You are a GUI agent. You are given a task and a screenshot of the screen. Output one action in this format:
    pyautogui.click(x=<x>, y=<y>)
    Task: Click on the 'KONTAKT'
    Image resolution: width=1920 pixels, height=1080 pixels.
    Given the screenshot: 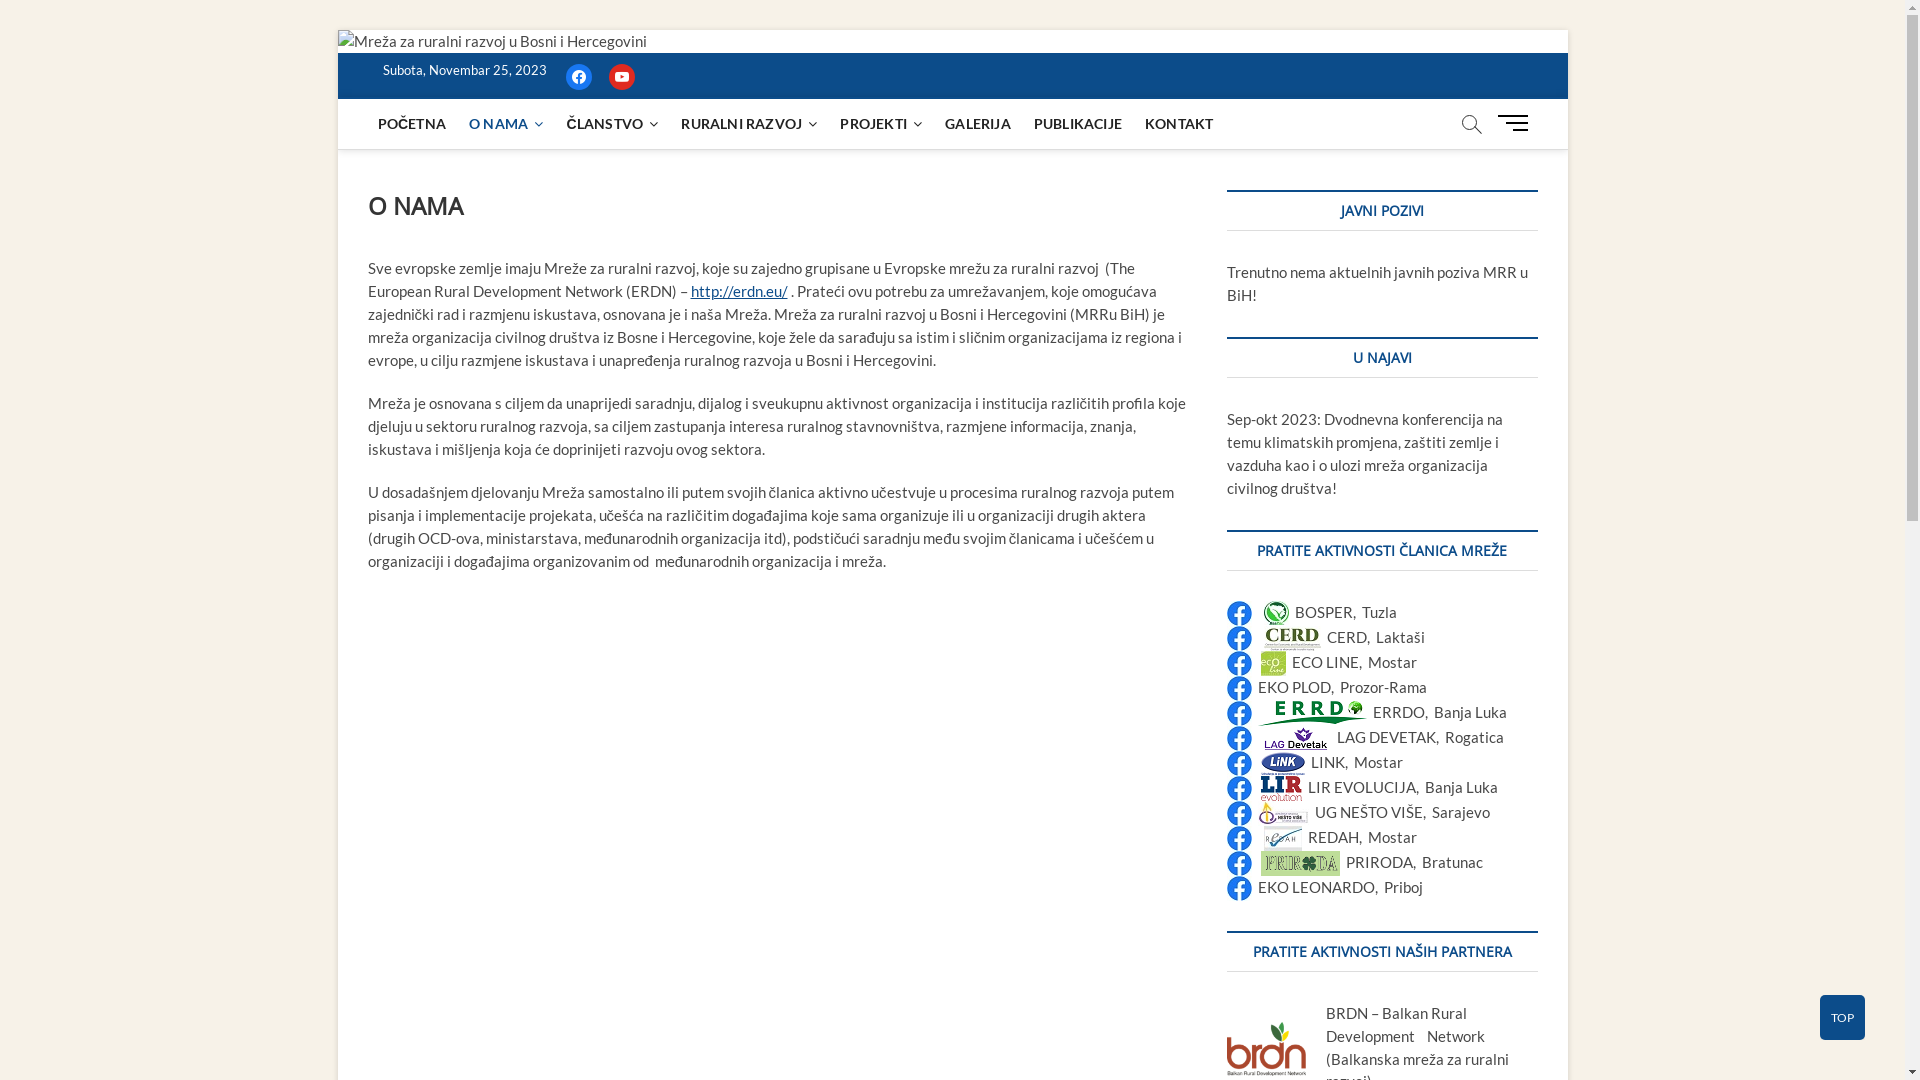 What is the action you would take?
    pyautogui.click(x=1179, y=123)
    